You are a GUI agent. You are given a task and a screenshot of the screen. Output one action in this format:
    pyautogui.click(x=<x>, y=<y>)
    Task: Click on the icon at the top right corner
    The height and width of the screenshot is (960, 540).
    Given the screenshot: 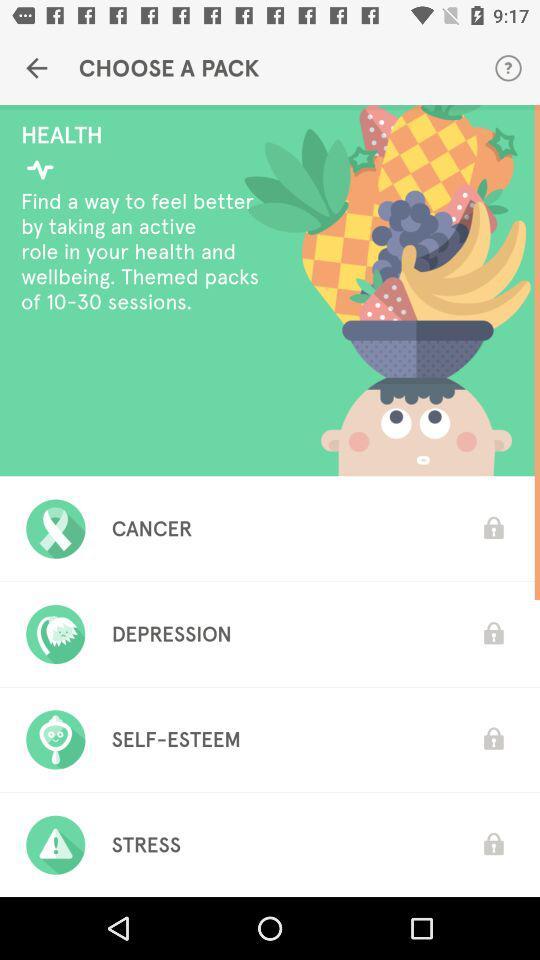 What is the action you would take?
    pyautogui.click(x=508, y=68)
    